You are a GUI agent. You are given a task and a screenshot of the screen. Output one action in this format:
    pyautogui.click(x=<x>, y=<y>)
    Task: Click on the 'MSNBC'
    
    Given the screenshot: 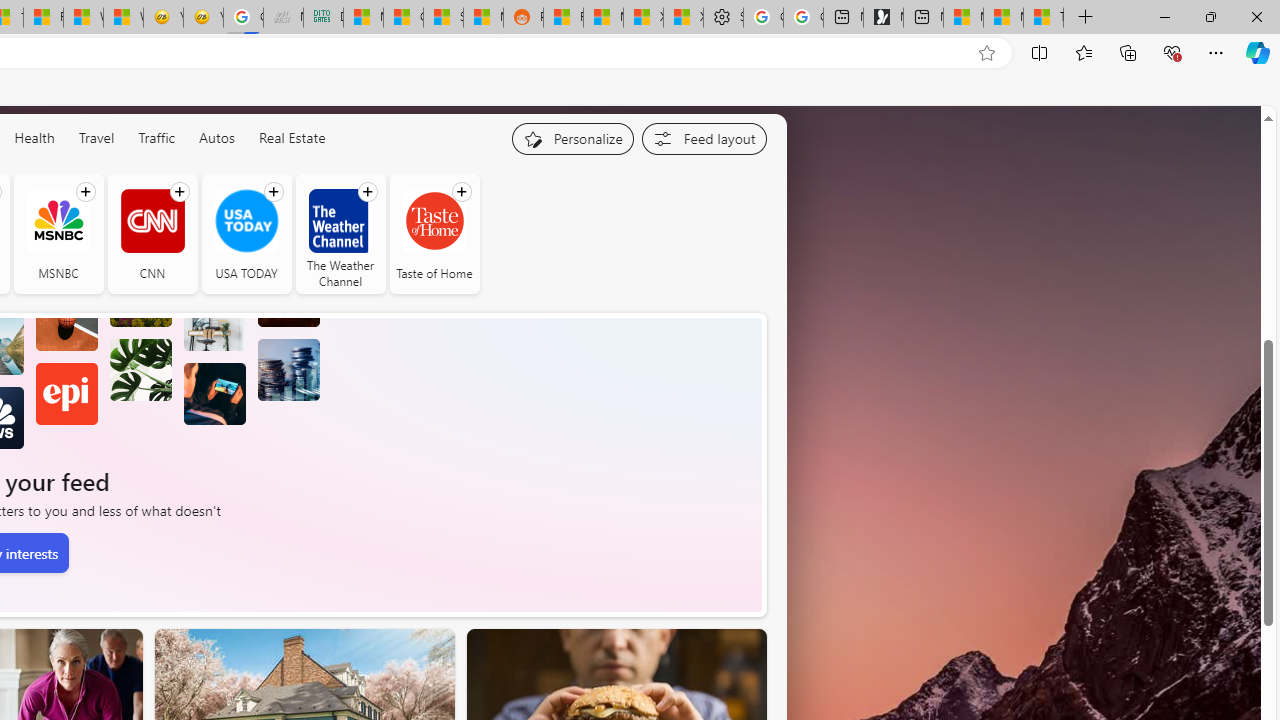 What is the action you would take?
    pyautogui.click(x=58, y=220)
    